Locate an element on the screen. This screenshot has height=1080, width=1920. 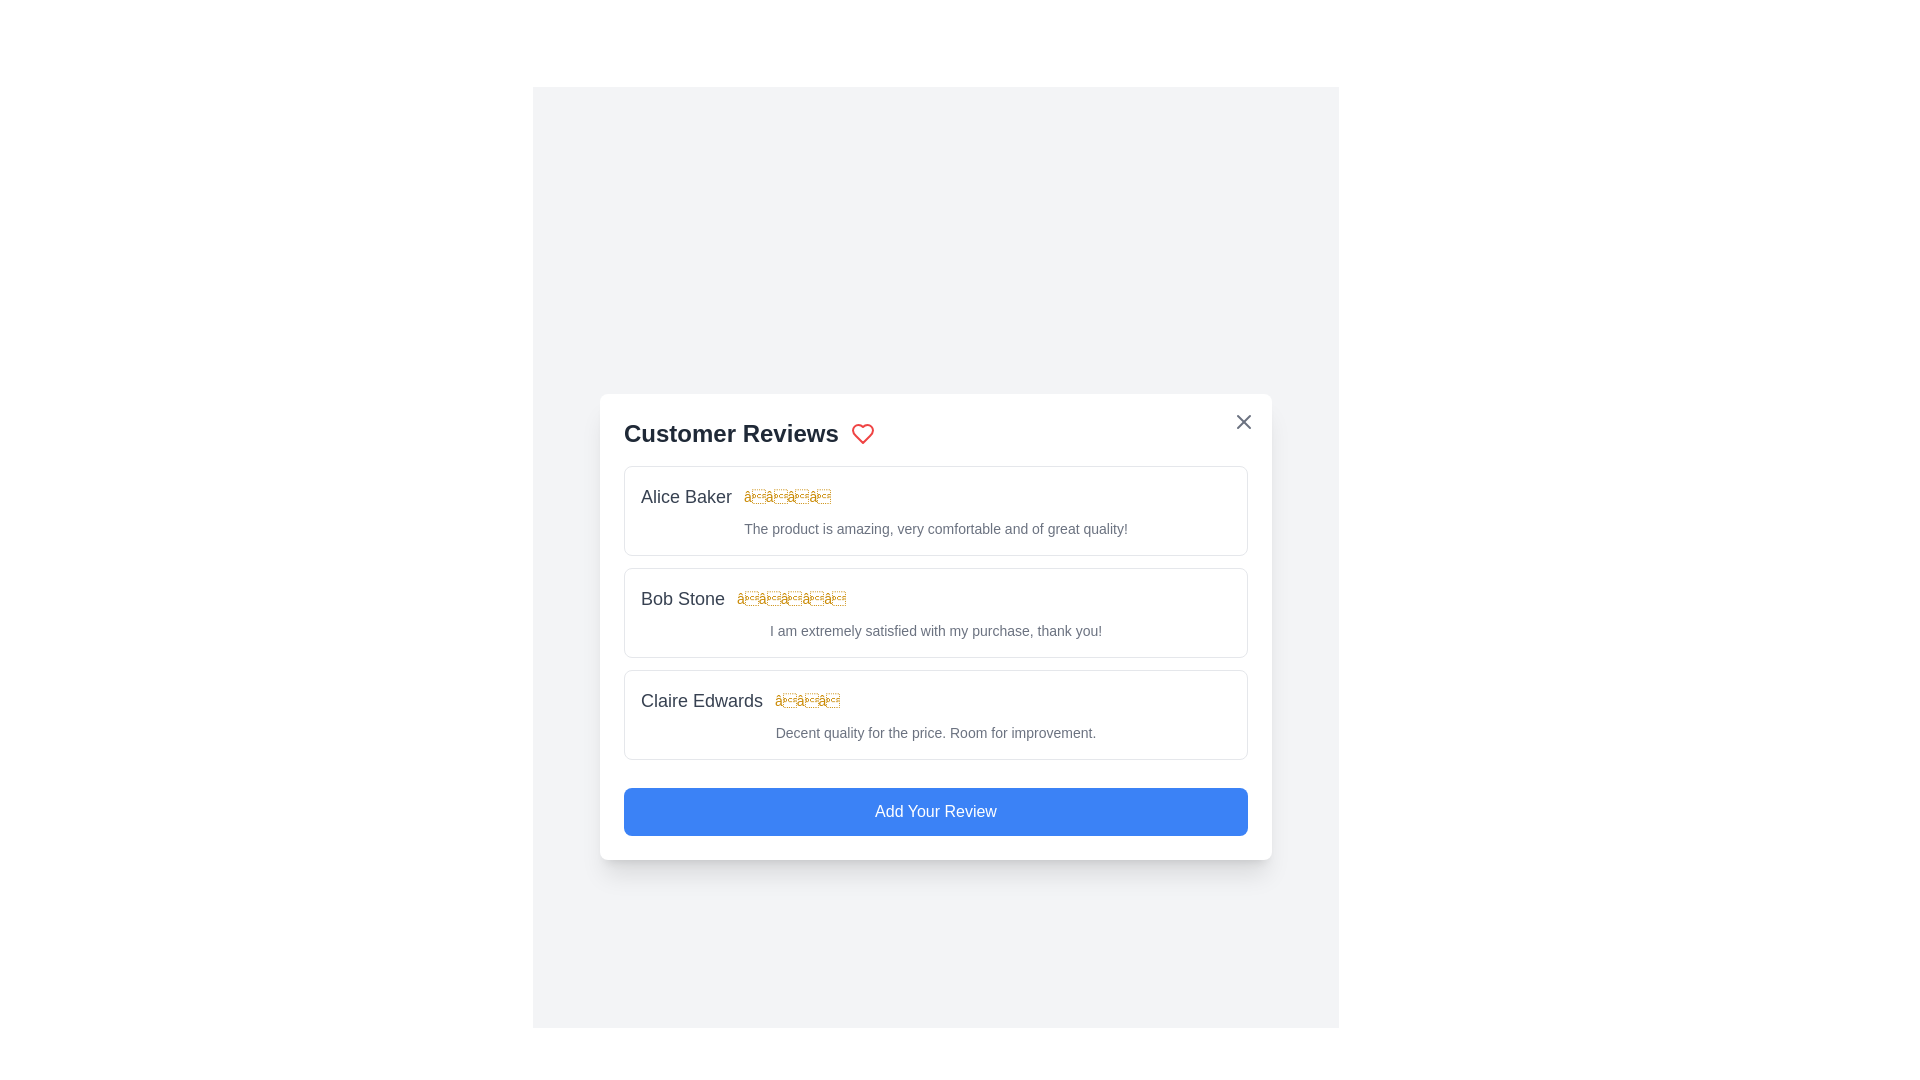
'Add Your Review' button to open the review submission form is located at coordinates (935, 812).